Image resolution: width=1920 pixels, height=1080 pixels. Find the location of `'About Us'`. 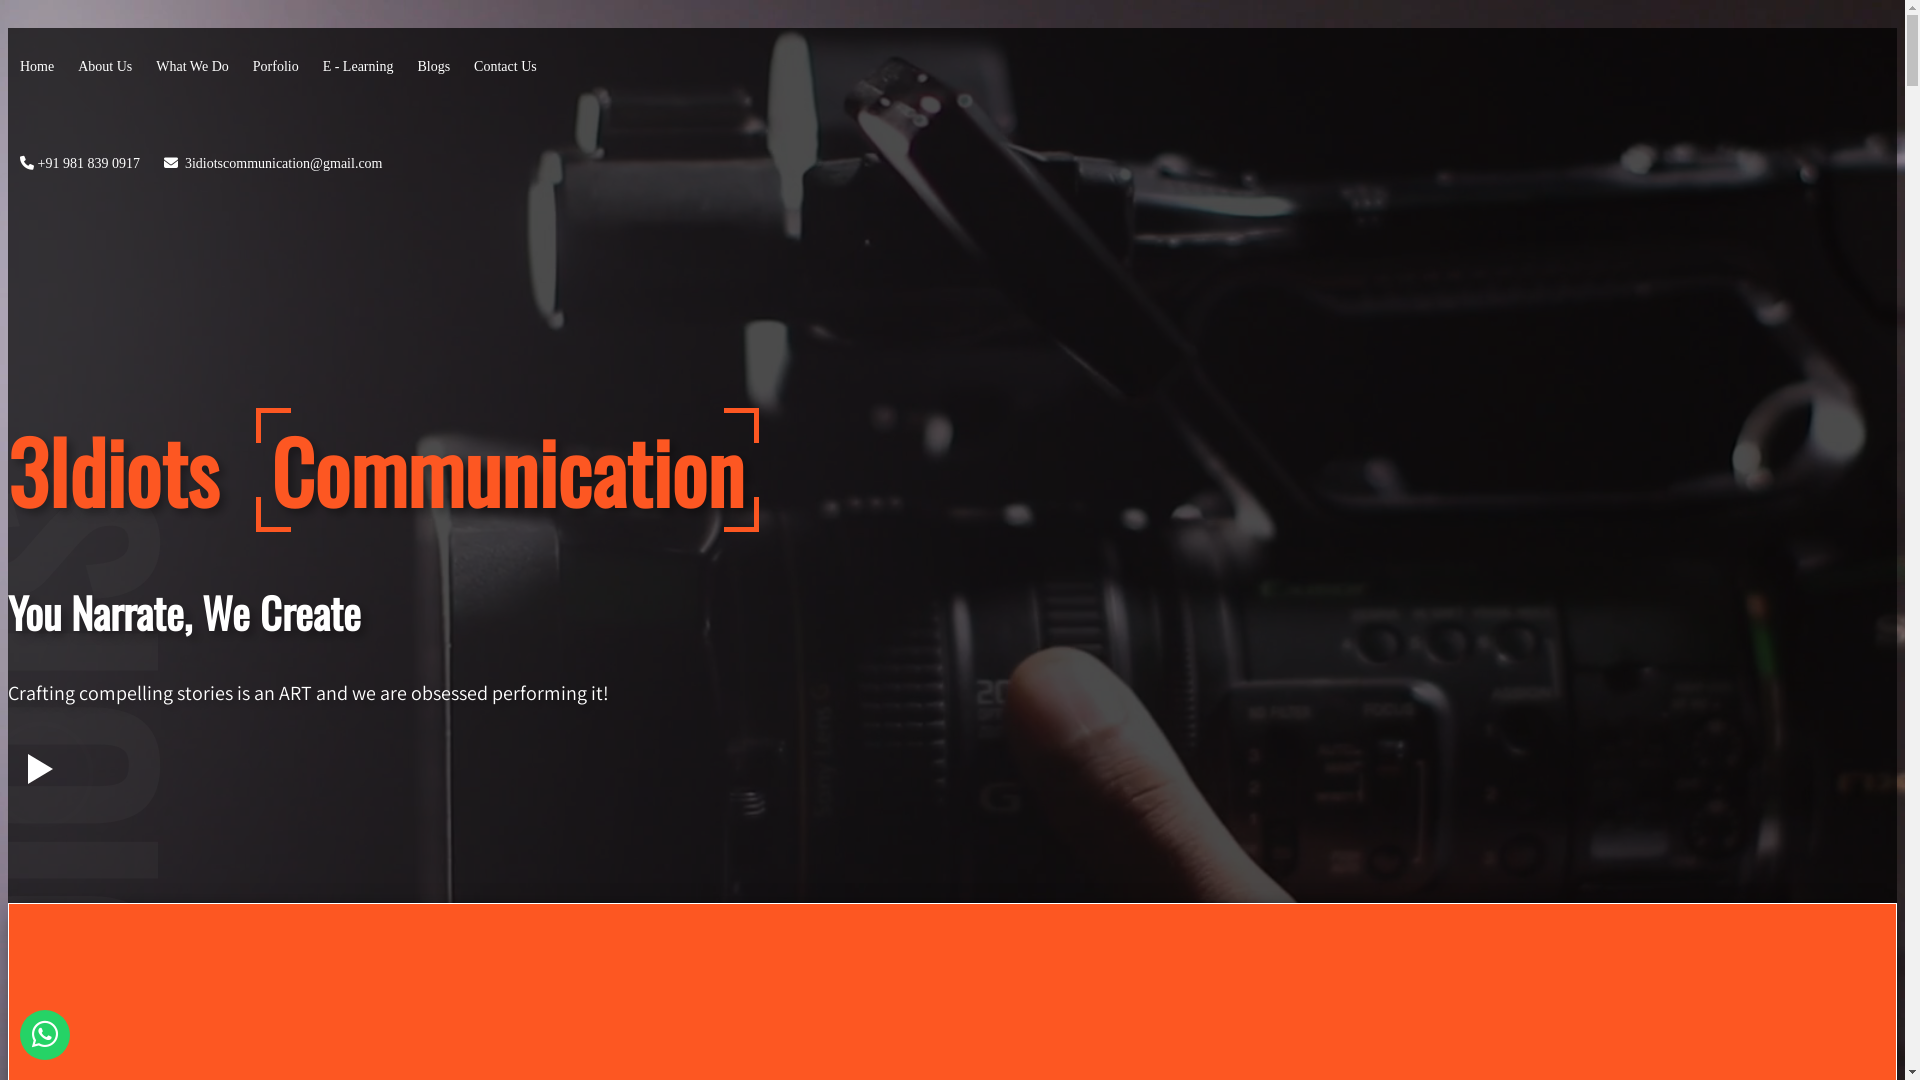

'About Us' is located at coordinates (105, 64).